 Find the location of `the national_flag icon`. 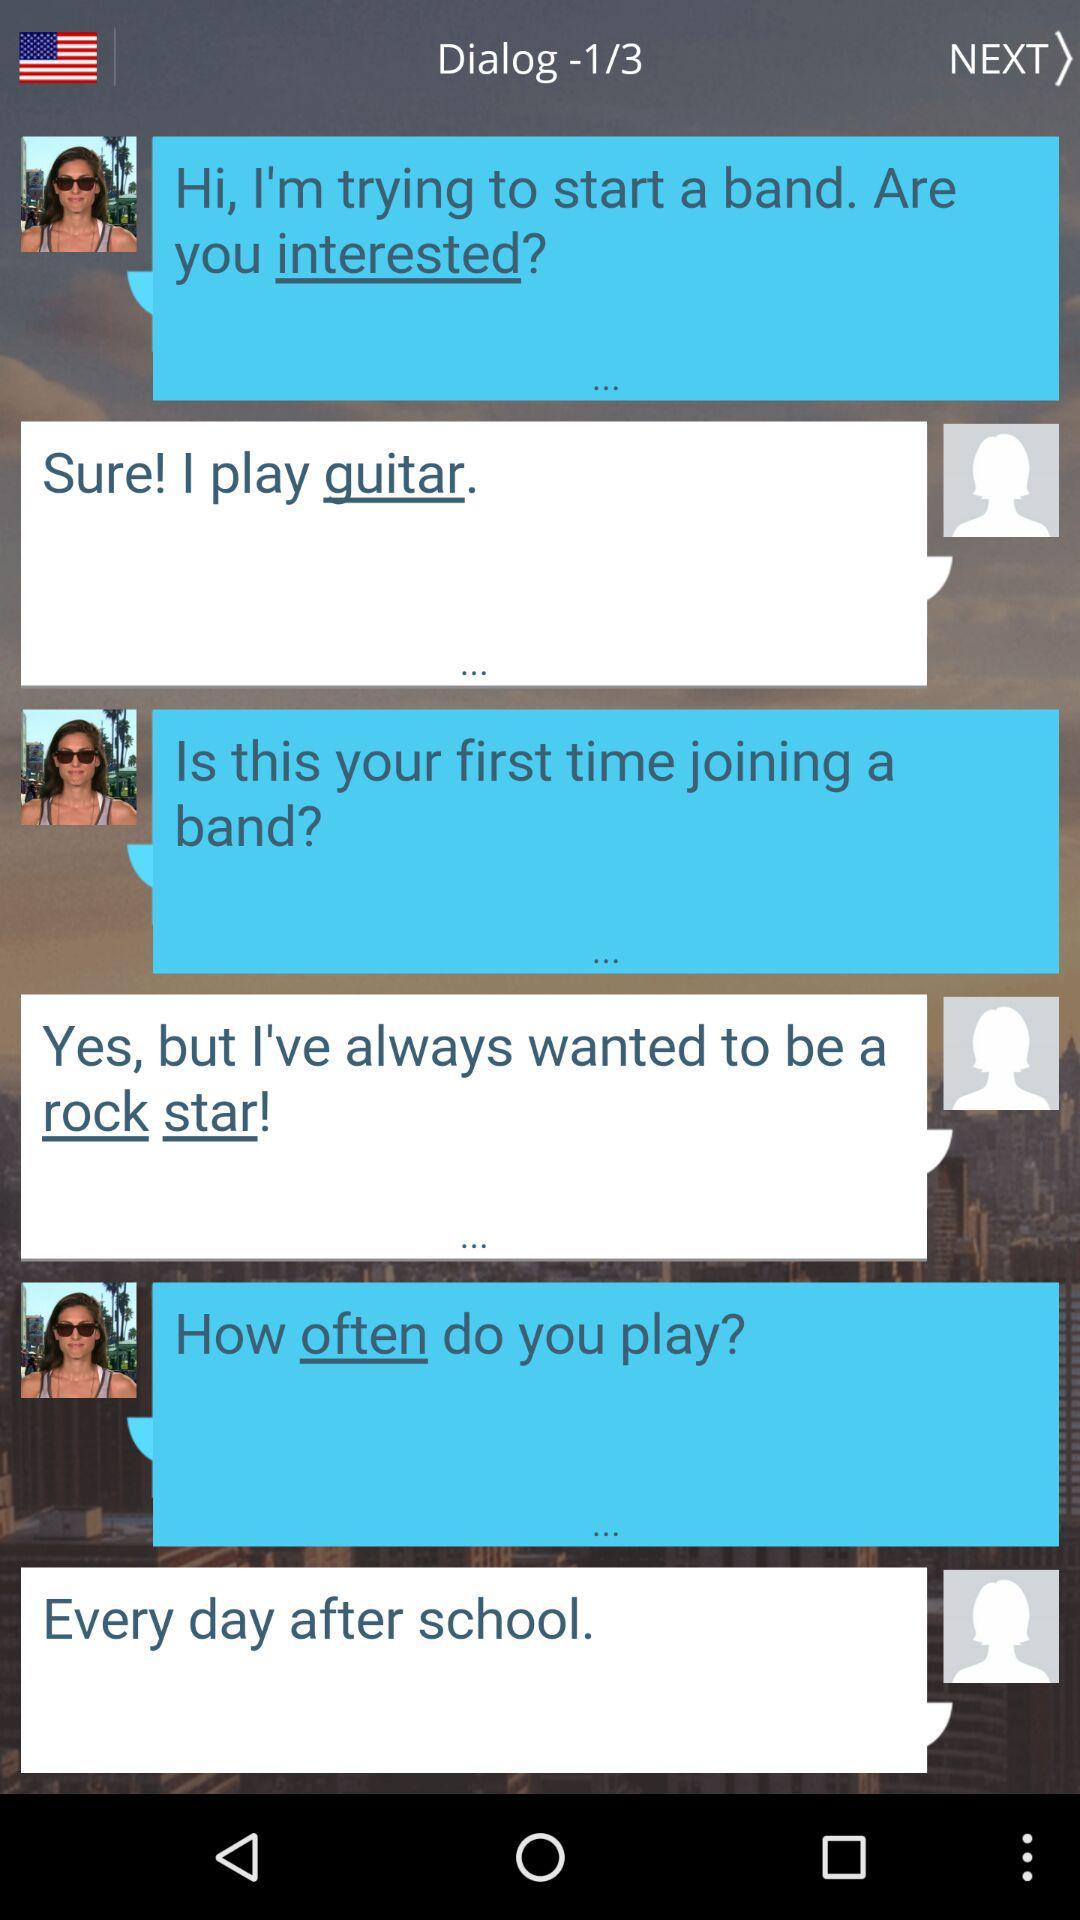

the national_flag icon is located at coordinates (56, 61).